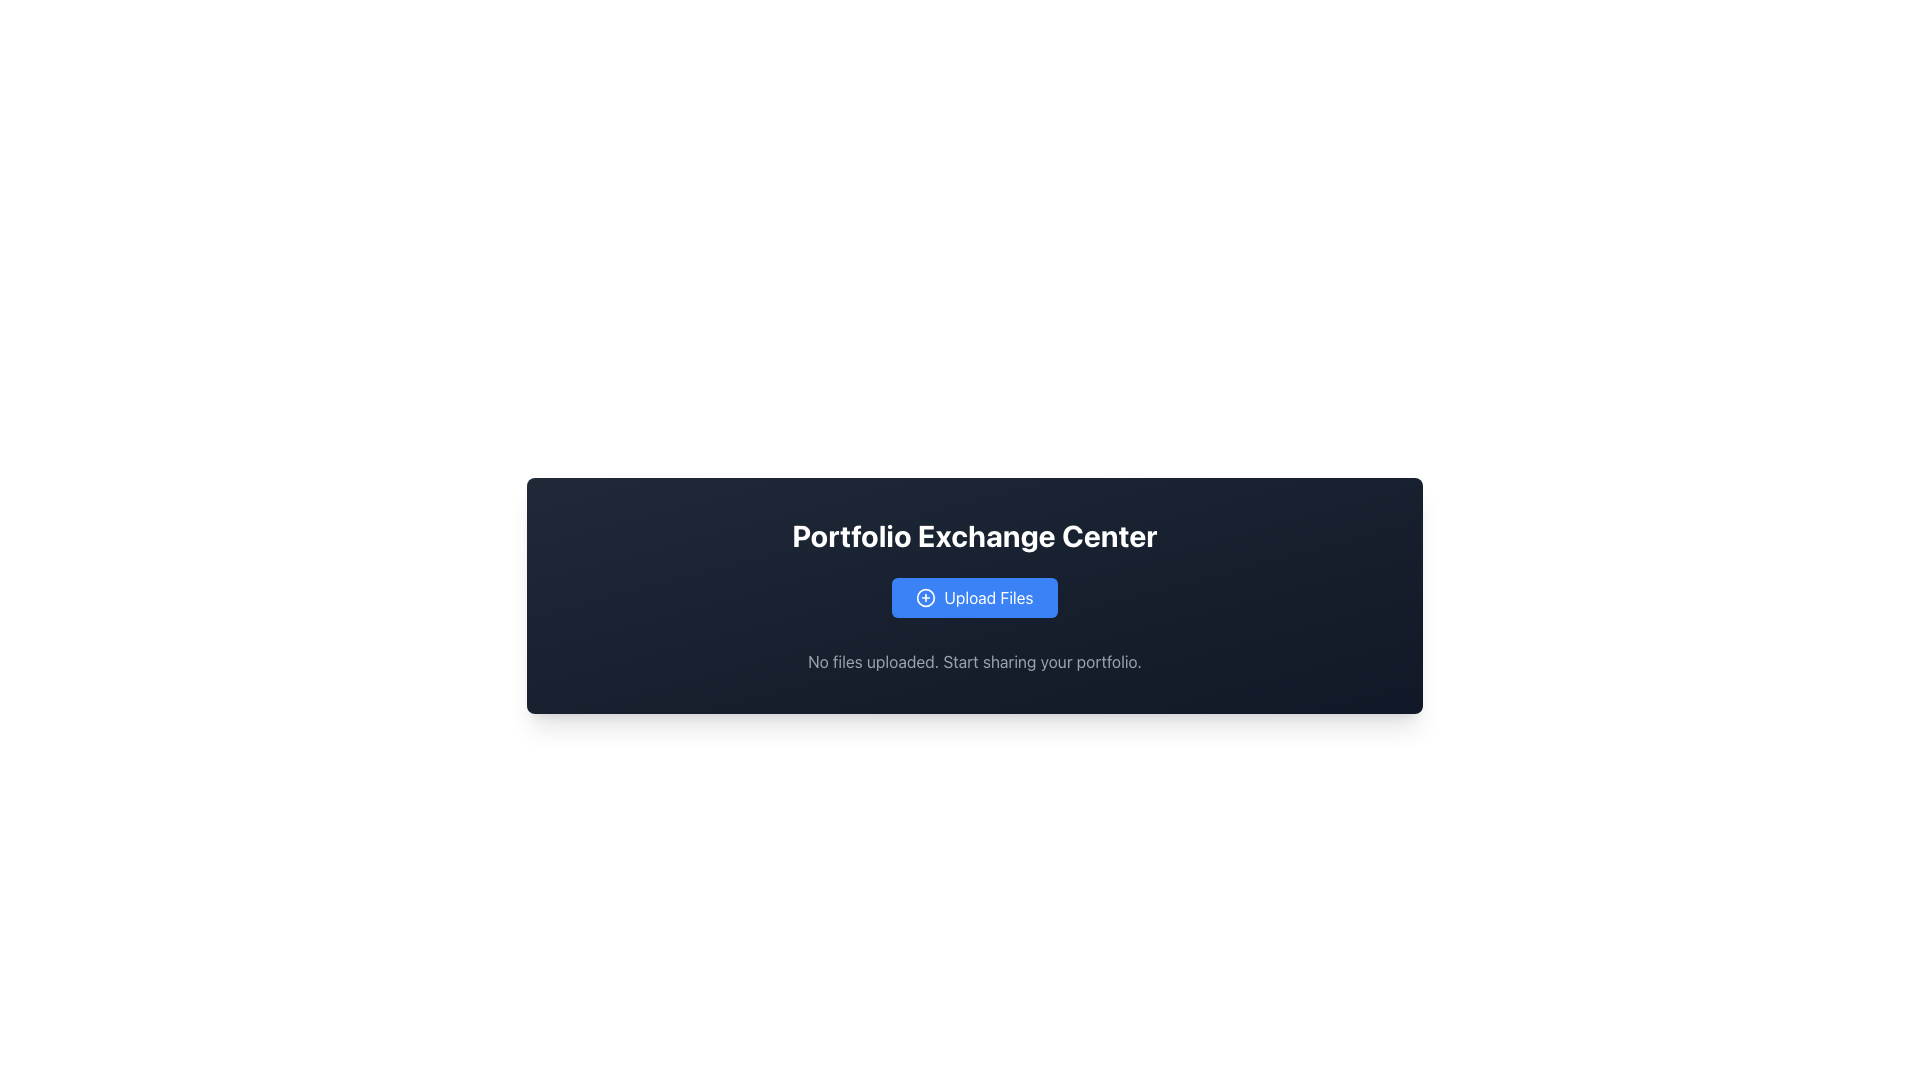  I want to click on the heading element displaying 'Portfolio Exchange Center' which is prominently styled in bold white text against a dark gradient background, so click(974, 535).